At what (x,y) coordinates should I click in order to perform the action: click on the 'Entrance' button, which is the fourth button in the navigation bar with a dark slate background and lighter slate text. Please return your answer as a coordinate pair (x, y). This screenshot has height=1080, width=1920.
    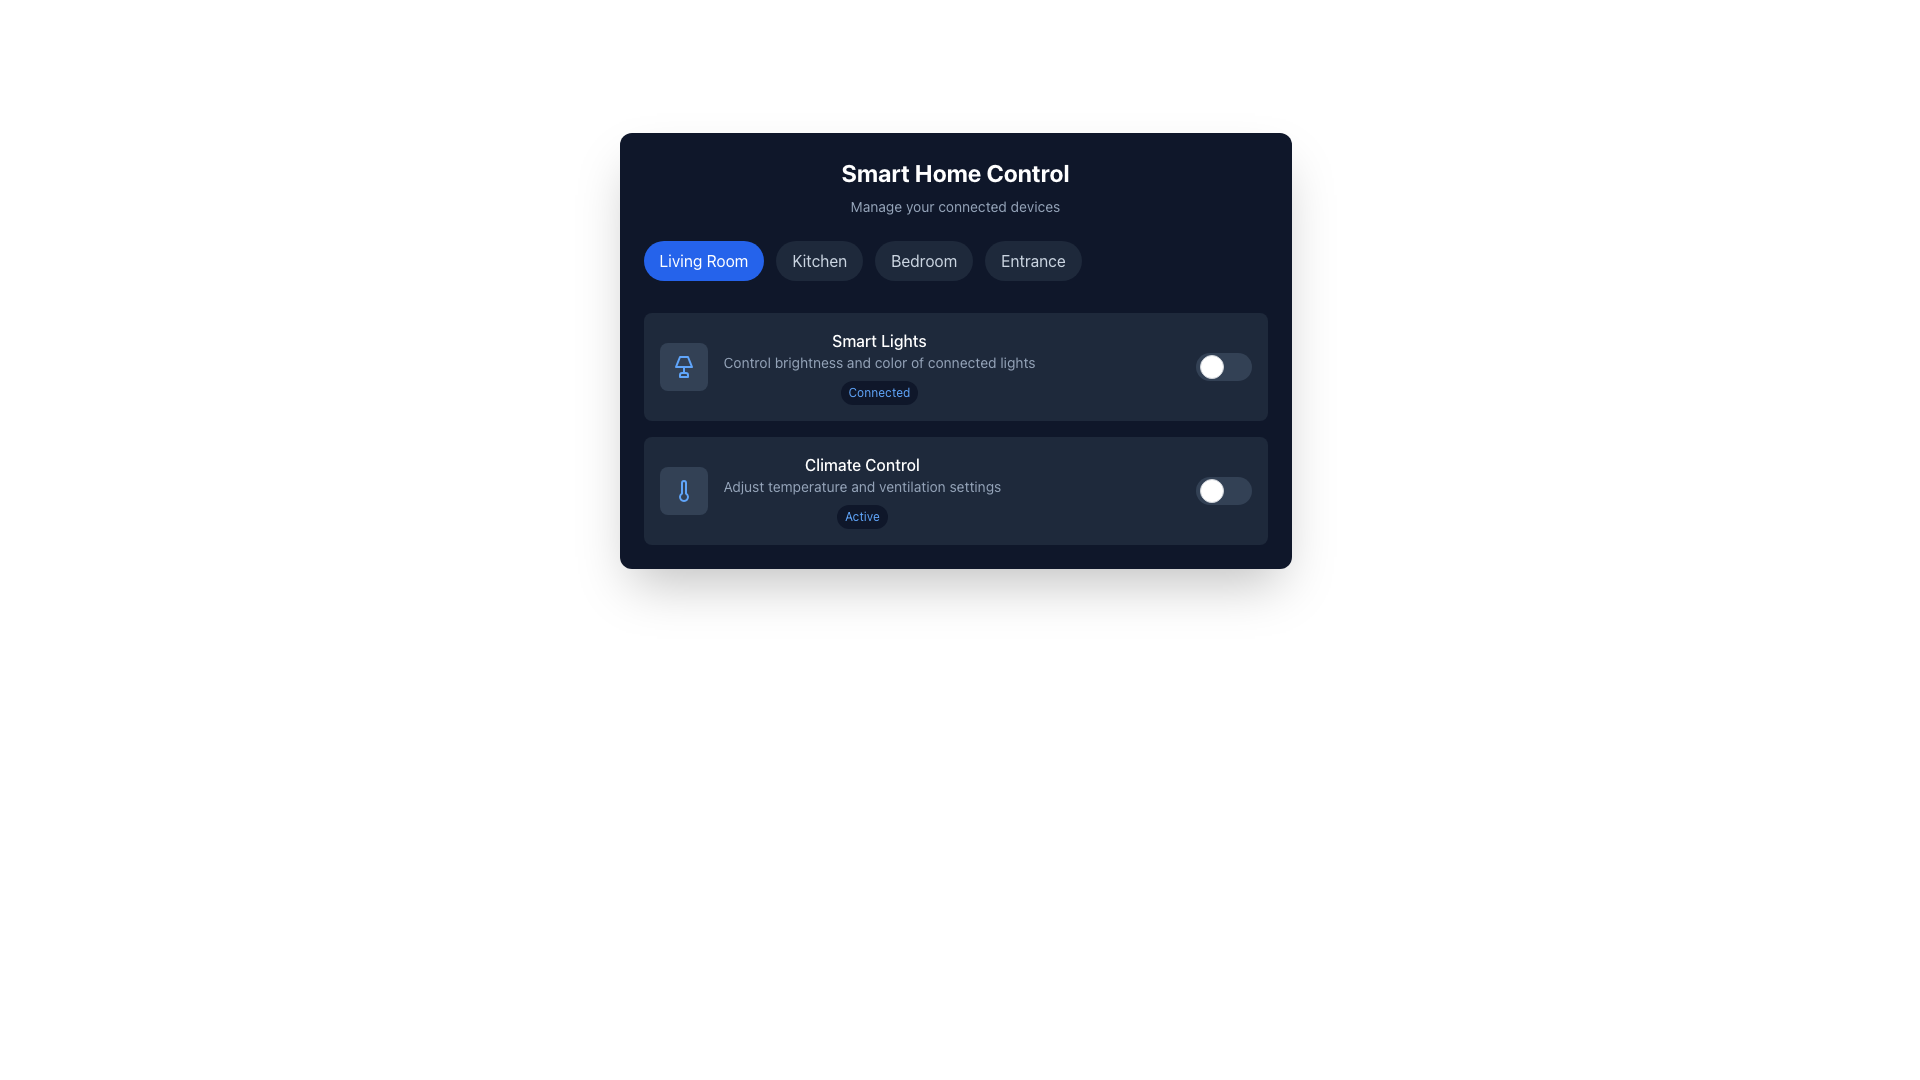
    Looking at the image, I should click on (1033, 260).